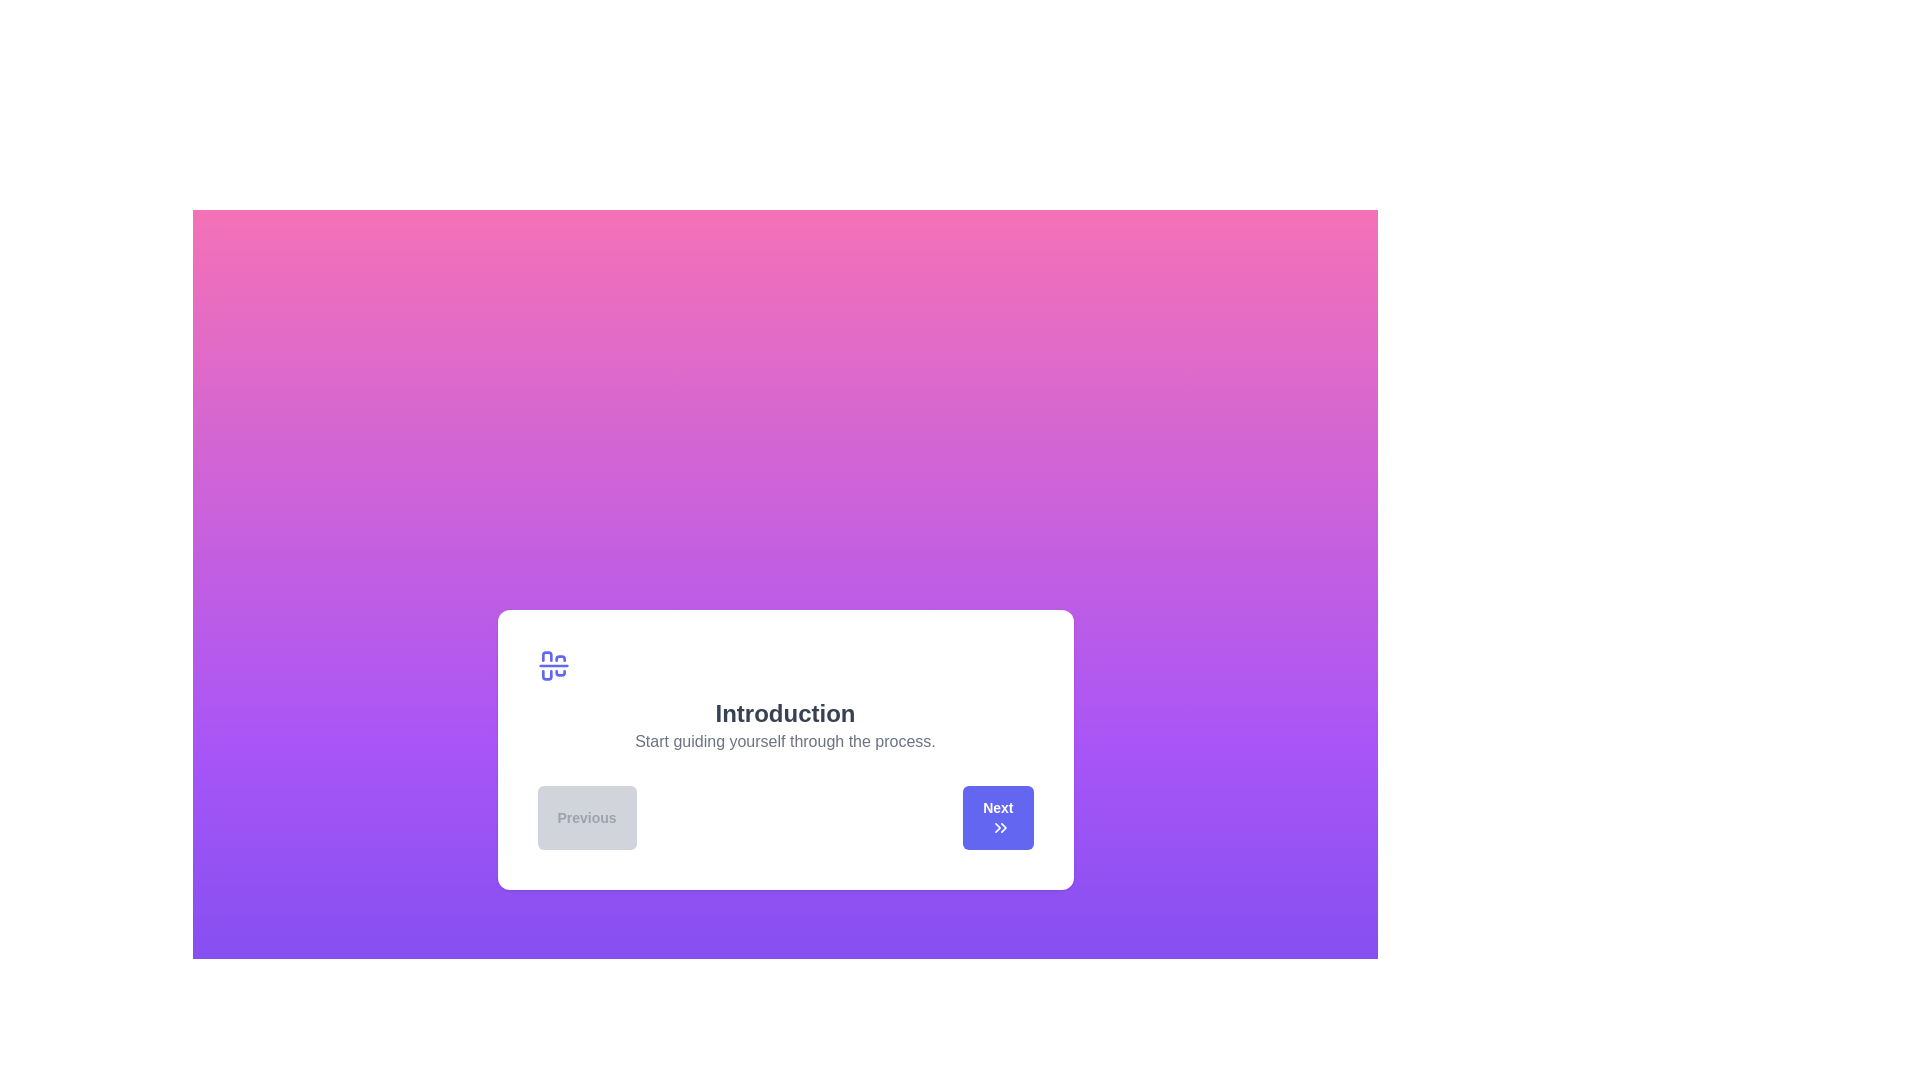  I want to click on the 'Next' button to navigate to the next step, so click(998, 817).